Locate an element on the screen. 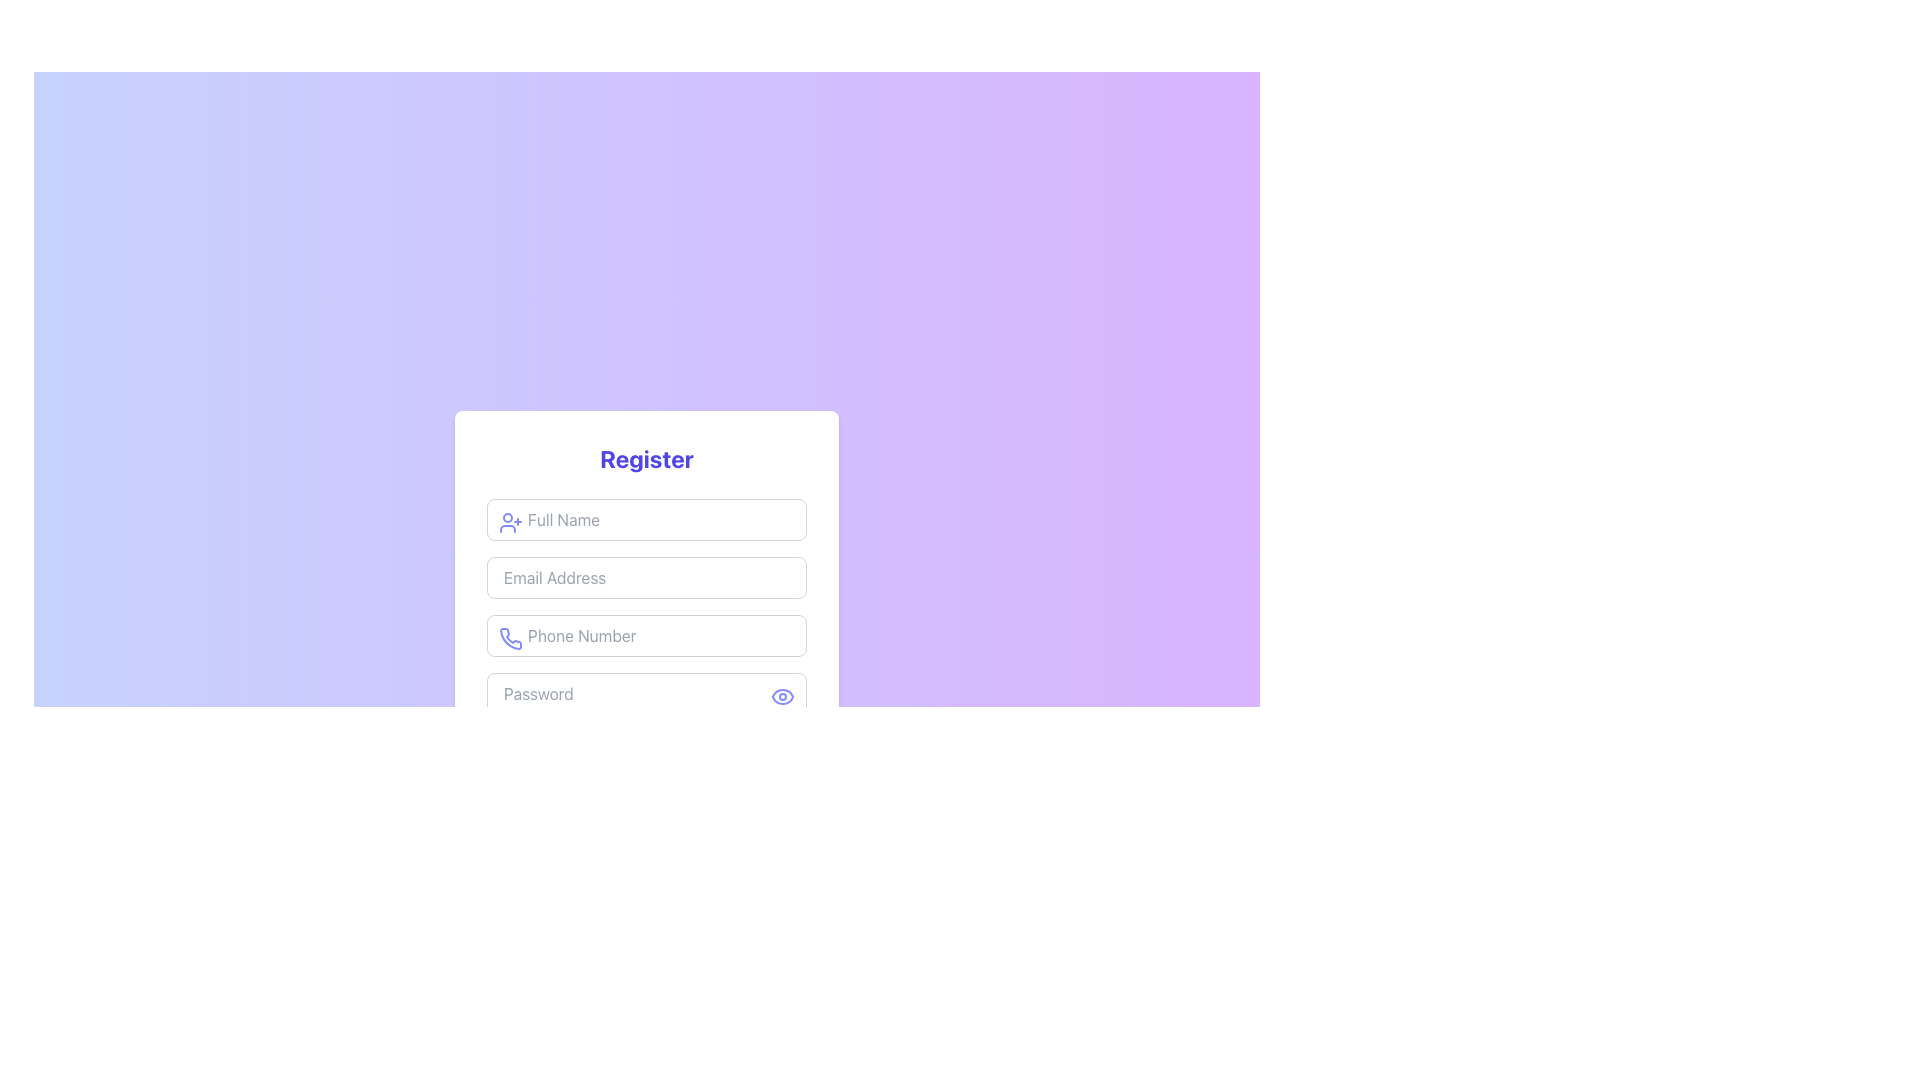 Image resolution: width=1920 pixels, height=1080 pixels. the eye icon used for password visibility toggling is located at coordinates (781, 696).